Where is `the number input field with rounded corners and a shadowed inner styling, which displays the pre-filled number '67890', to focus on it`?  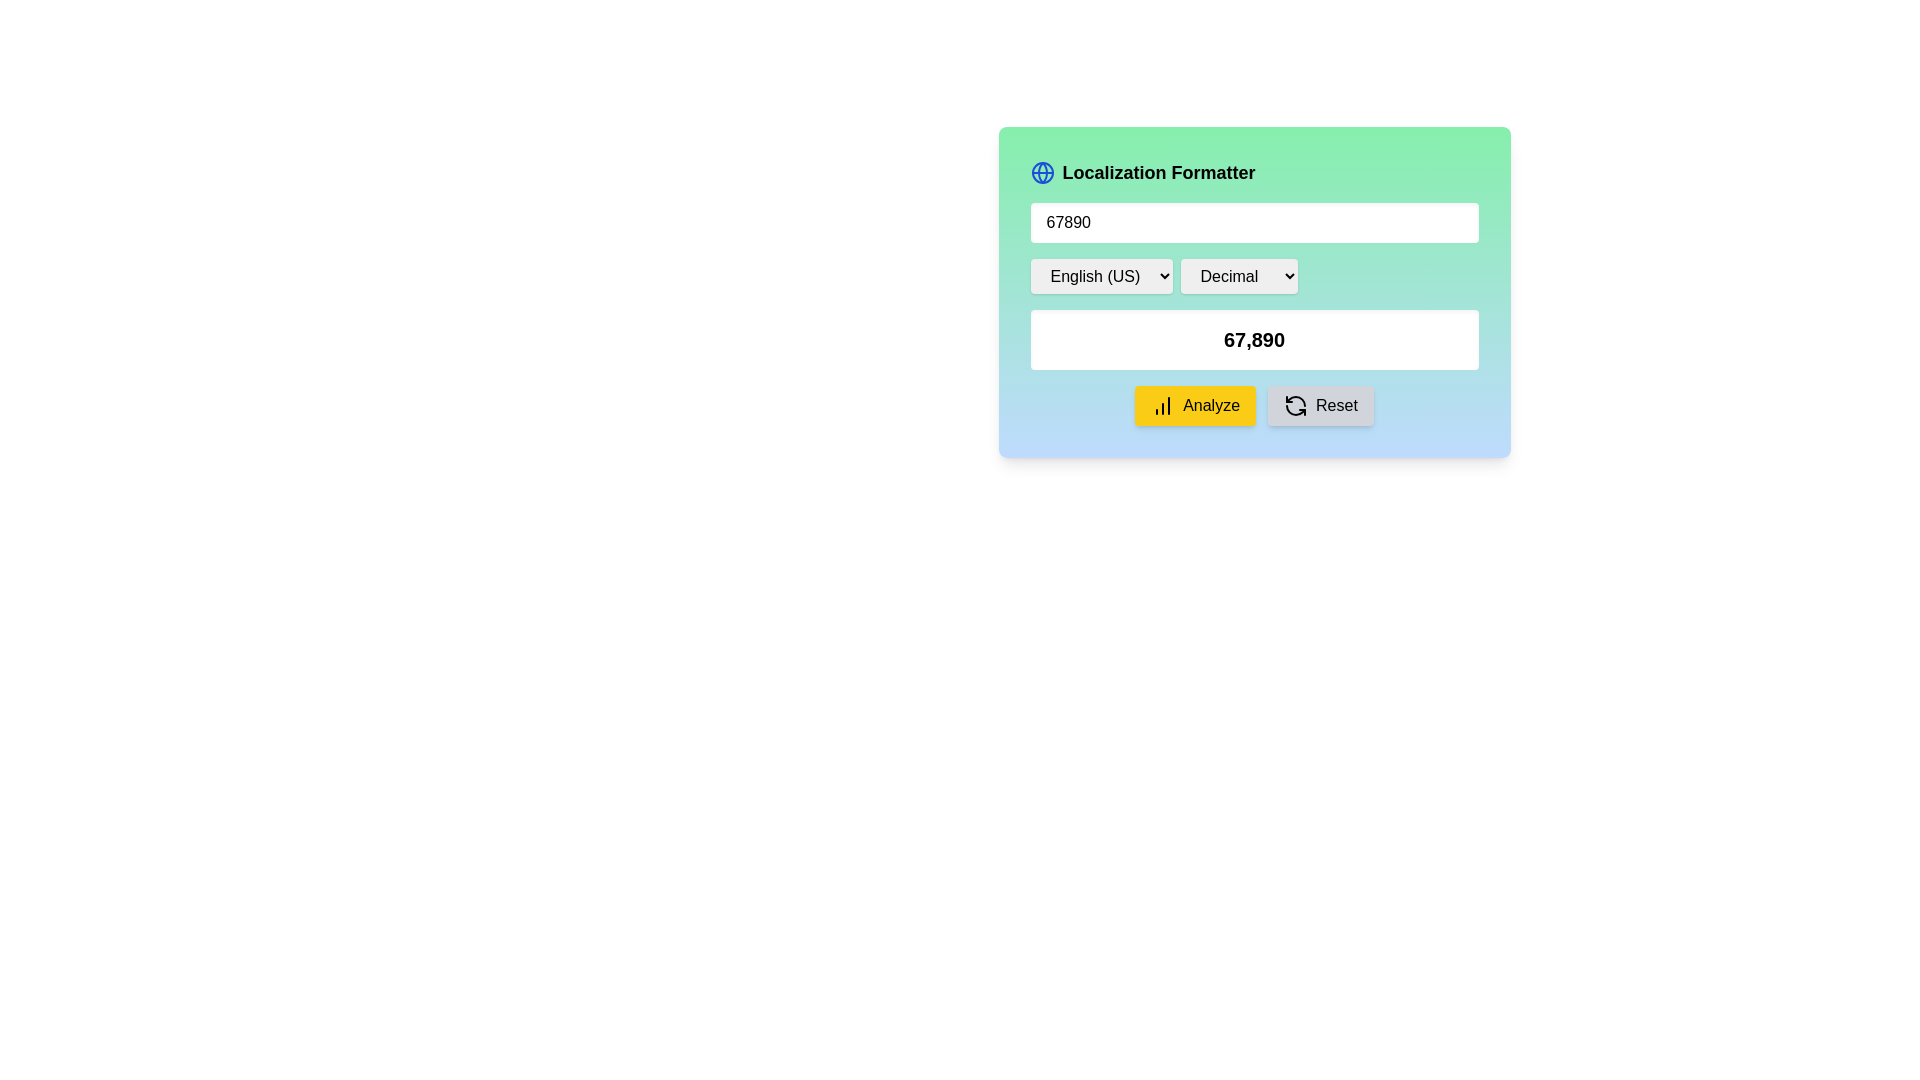 the number input field with rounded corners and a shadowed inner styling, which displays the pre-filled number '67890', to focus on it is located at coordinates (1253, 223).